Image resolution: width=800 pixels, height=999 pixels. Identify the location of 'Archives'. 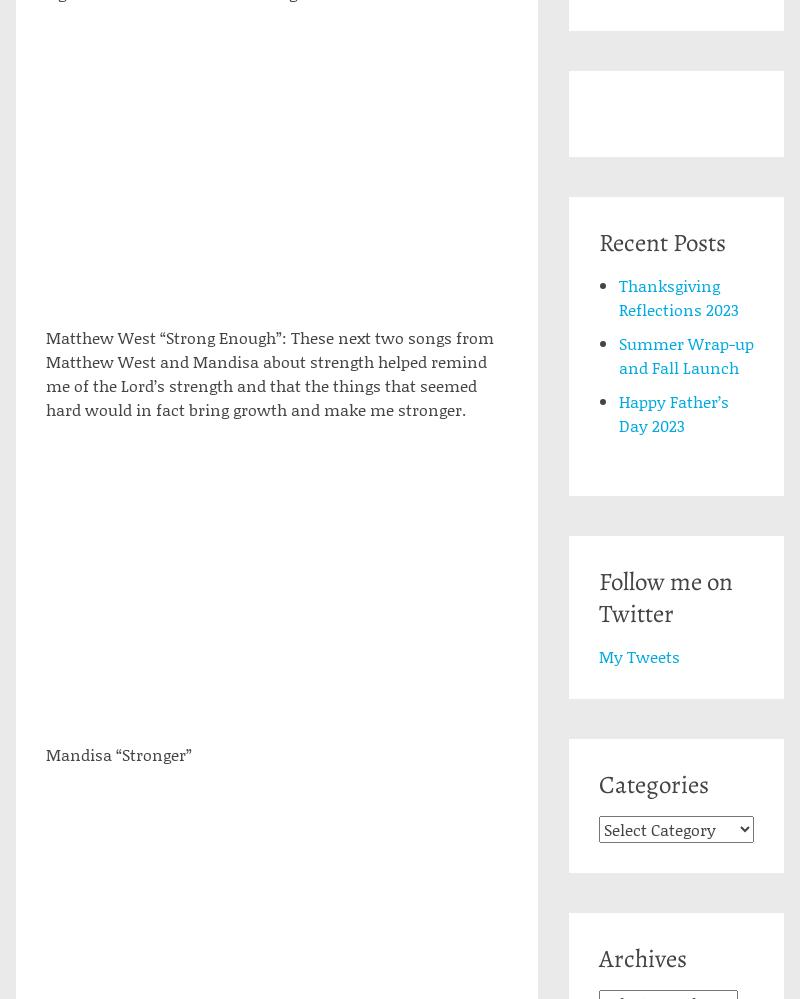
(641, 958).